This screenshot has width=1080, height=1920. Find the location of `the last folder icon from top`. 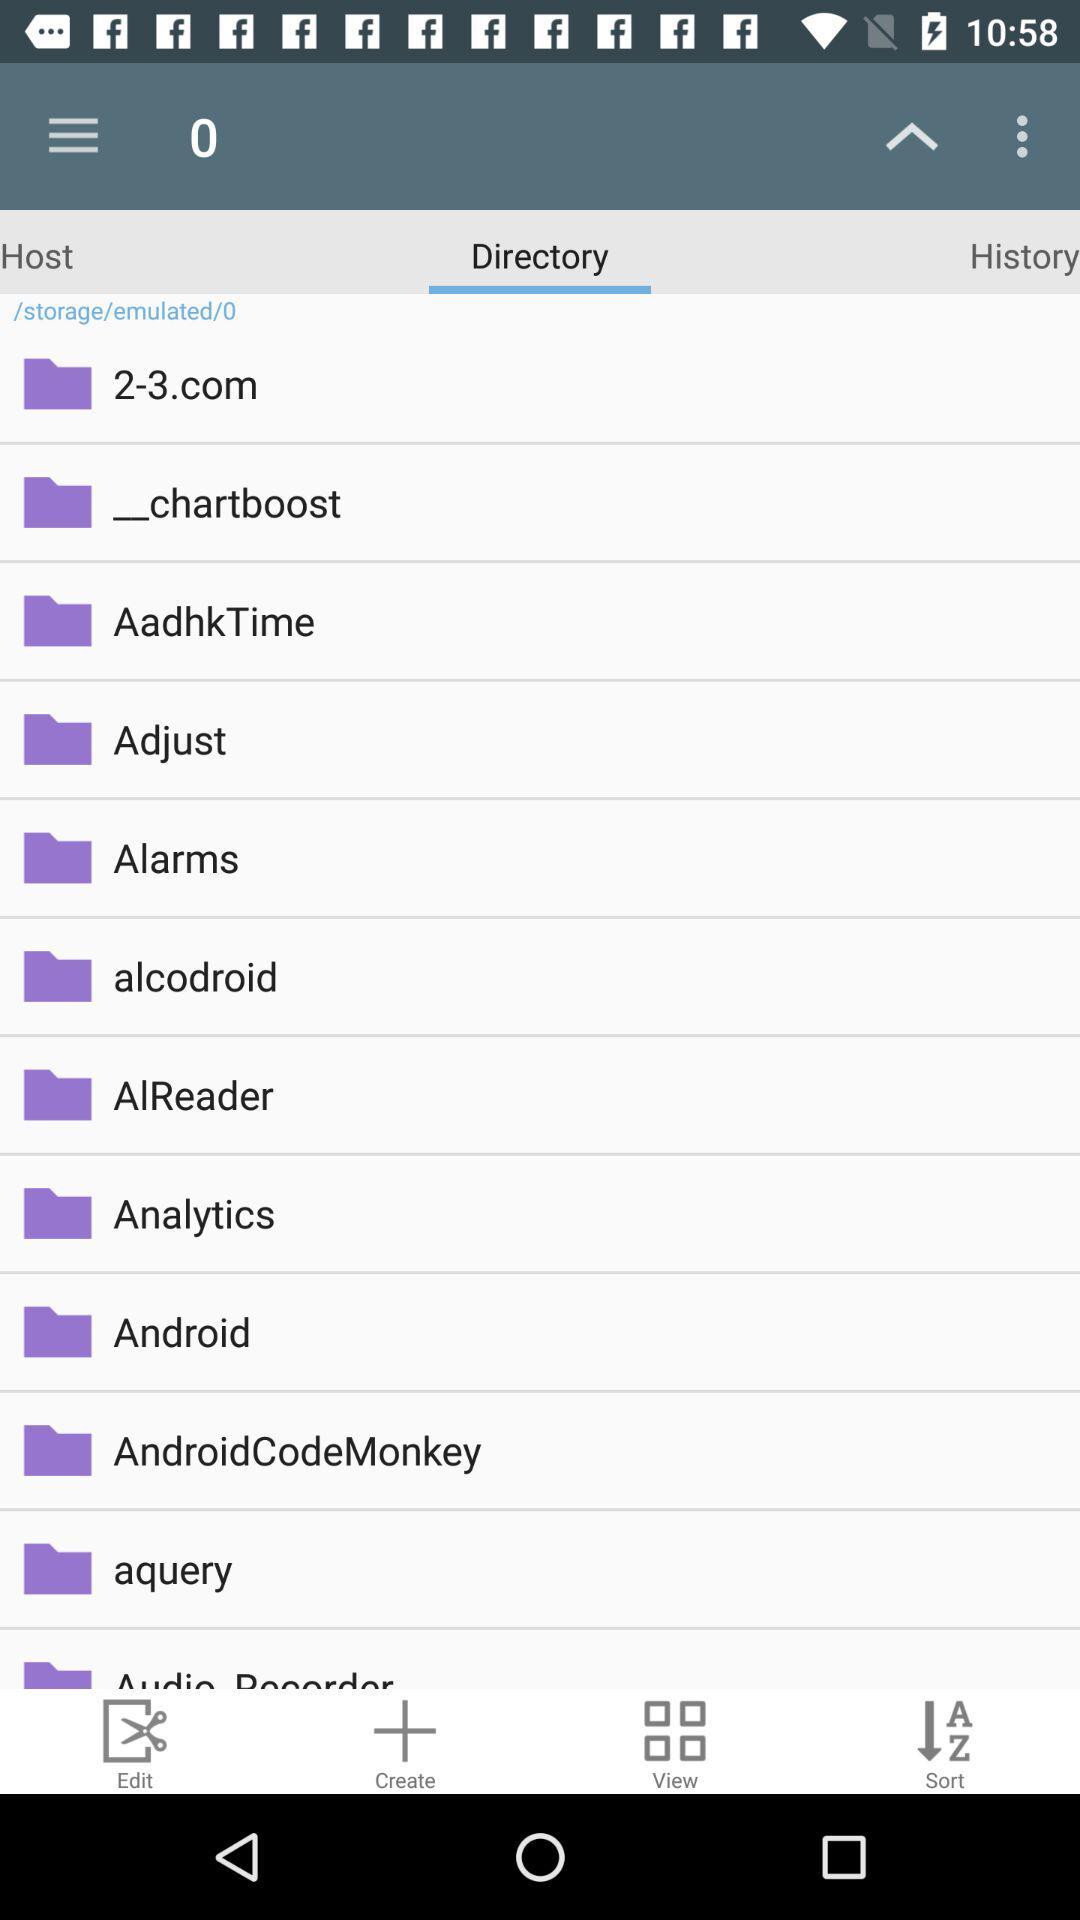

the last folder icon from top is located at coordinates (56, 1667).